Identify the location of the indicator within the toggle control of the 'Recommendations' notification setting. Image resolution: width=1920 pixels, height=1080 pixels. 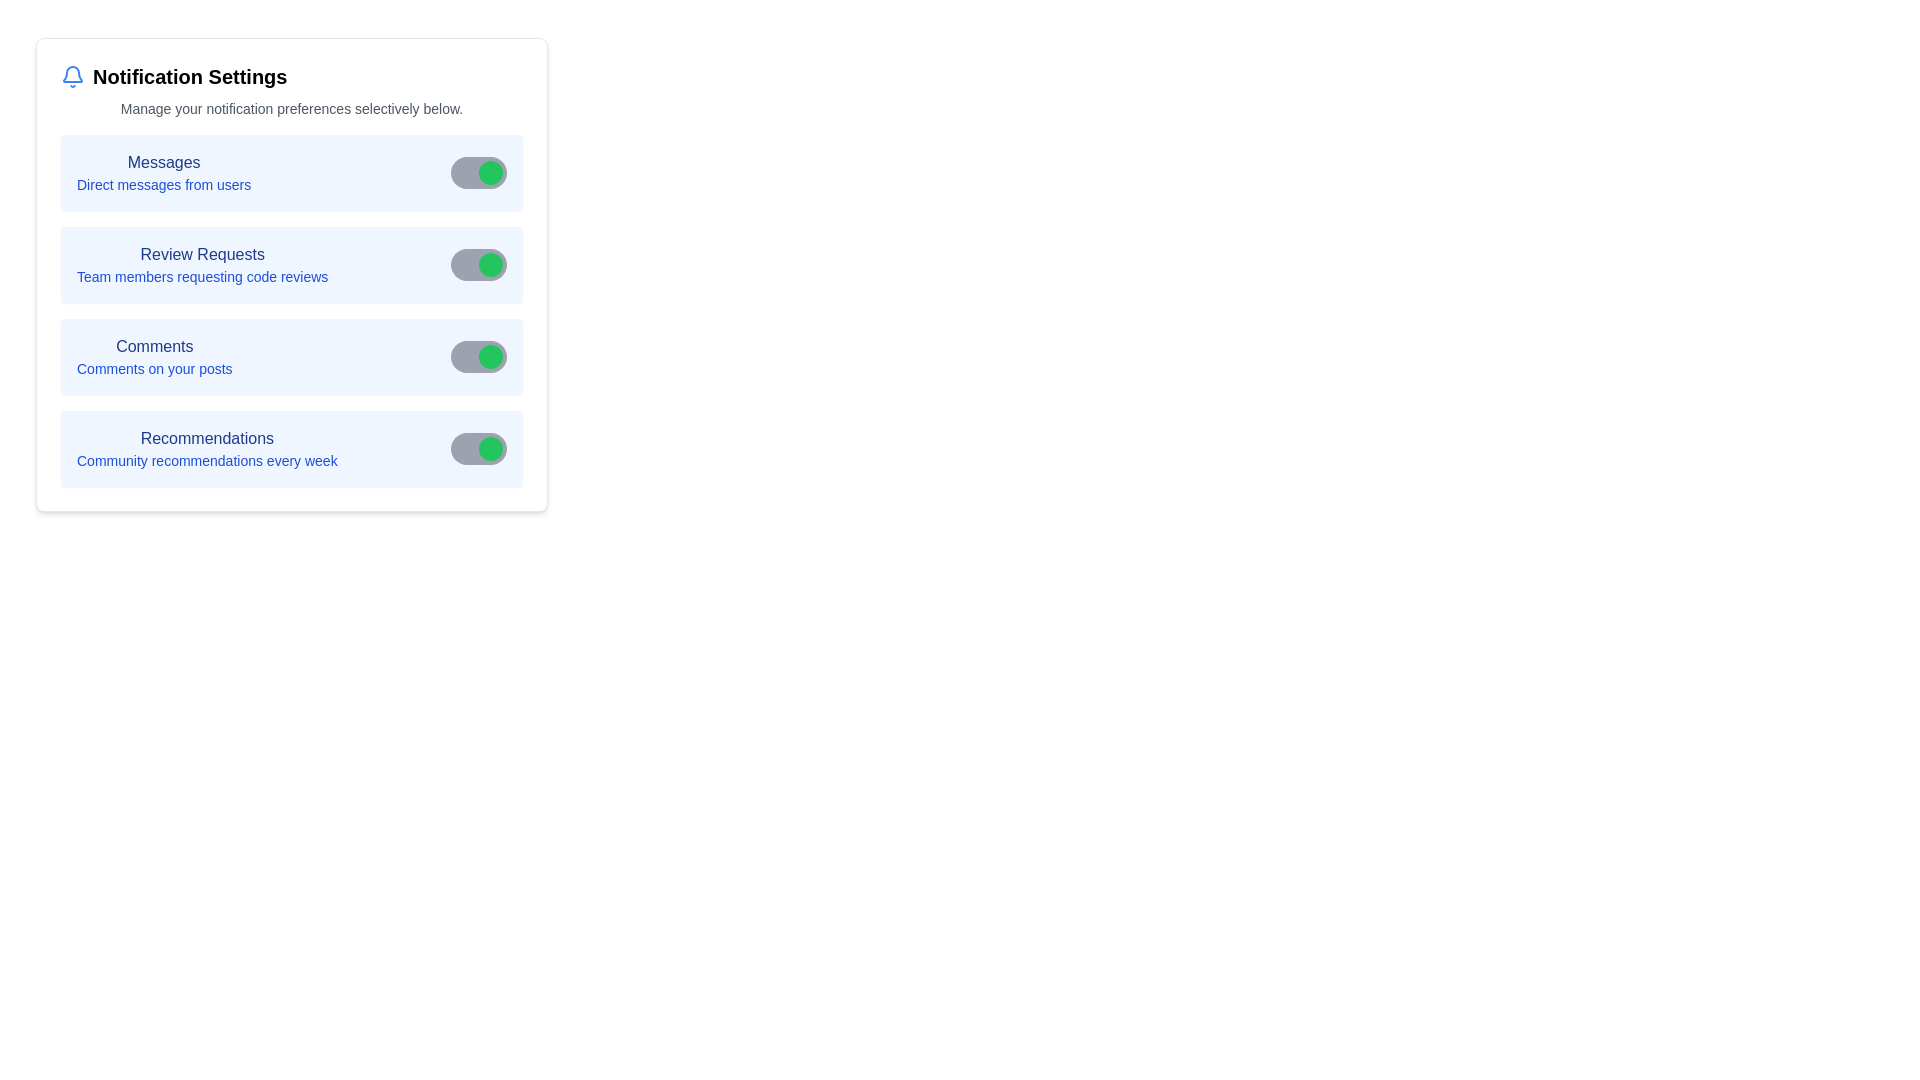
(490, 447).